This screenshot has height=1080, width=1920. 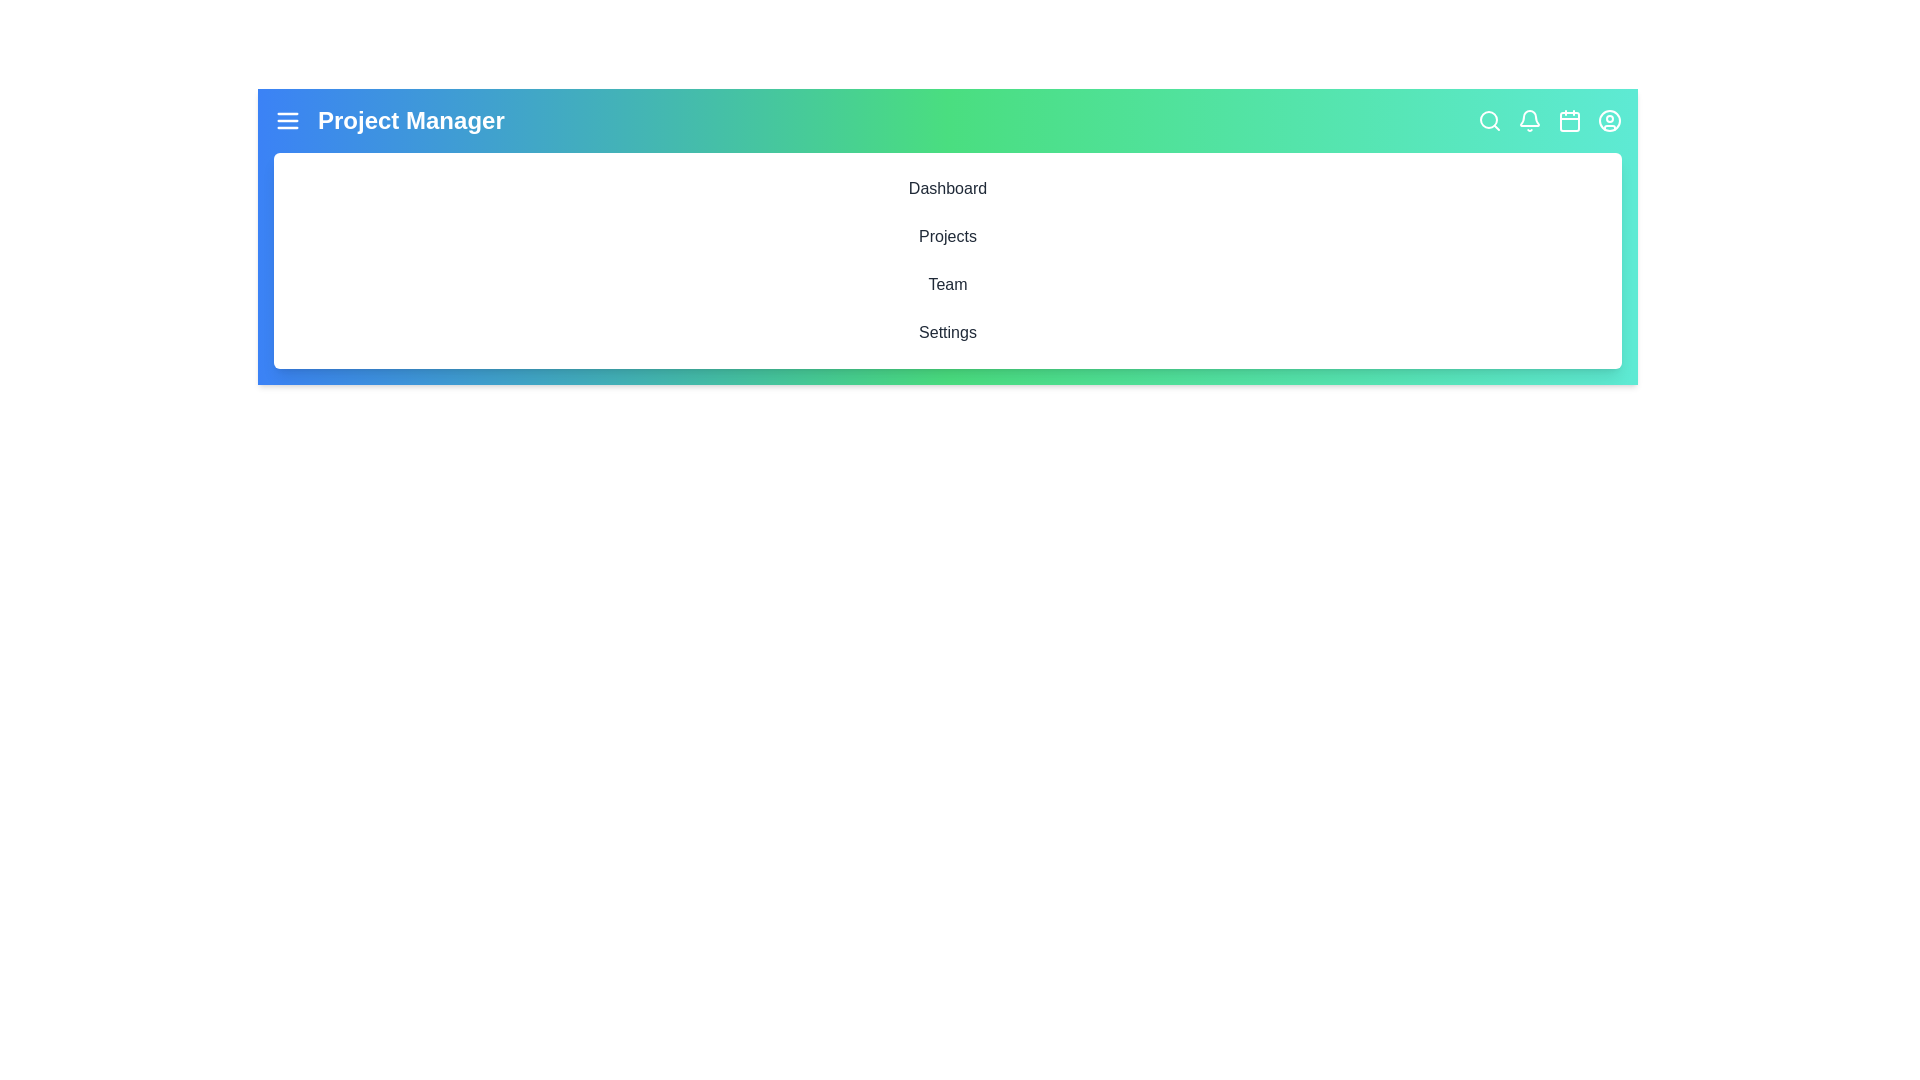 What do you see at coordinates (947, 285) in the screenshot?
I see `the text element Team in the AppBar` at bounding box center [947, 285].